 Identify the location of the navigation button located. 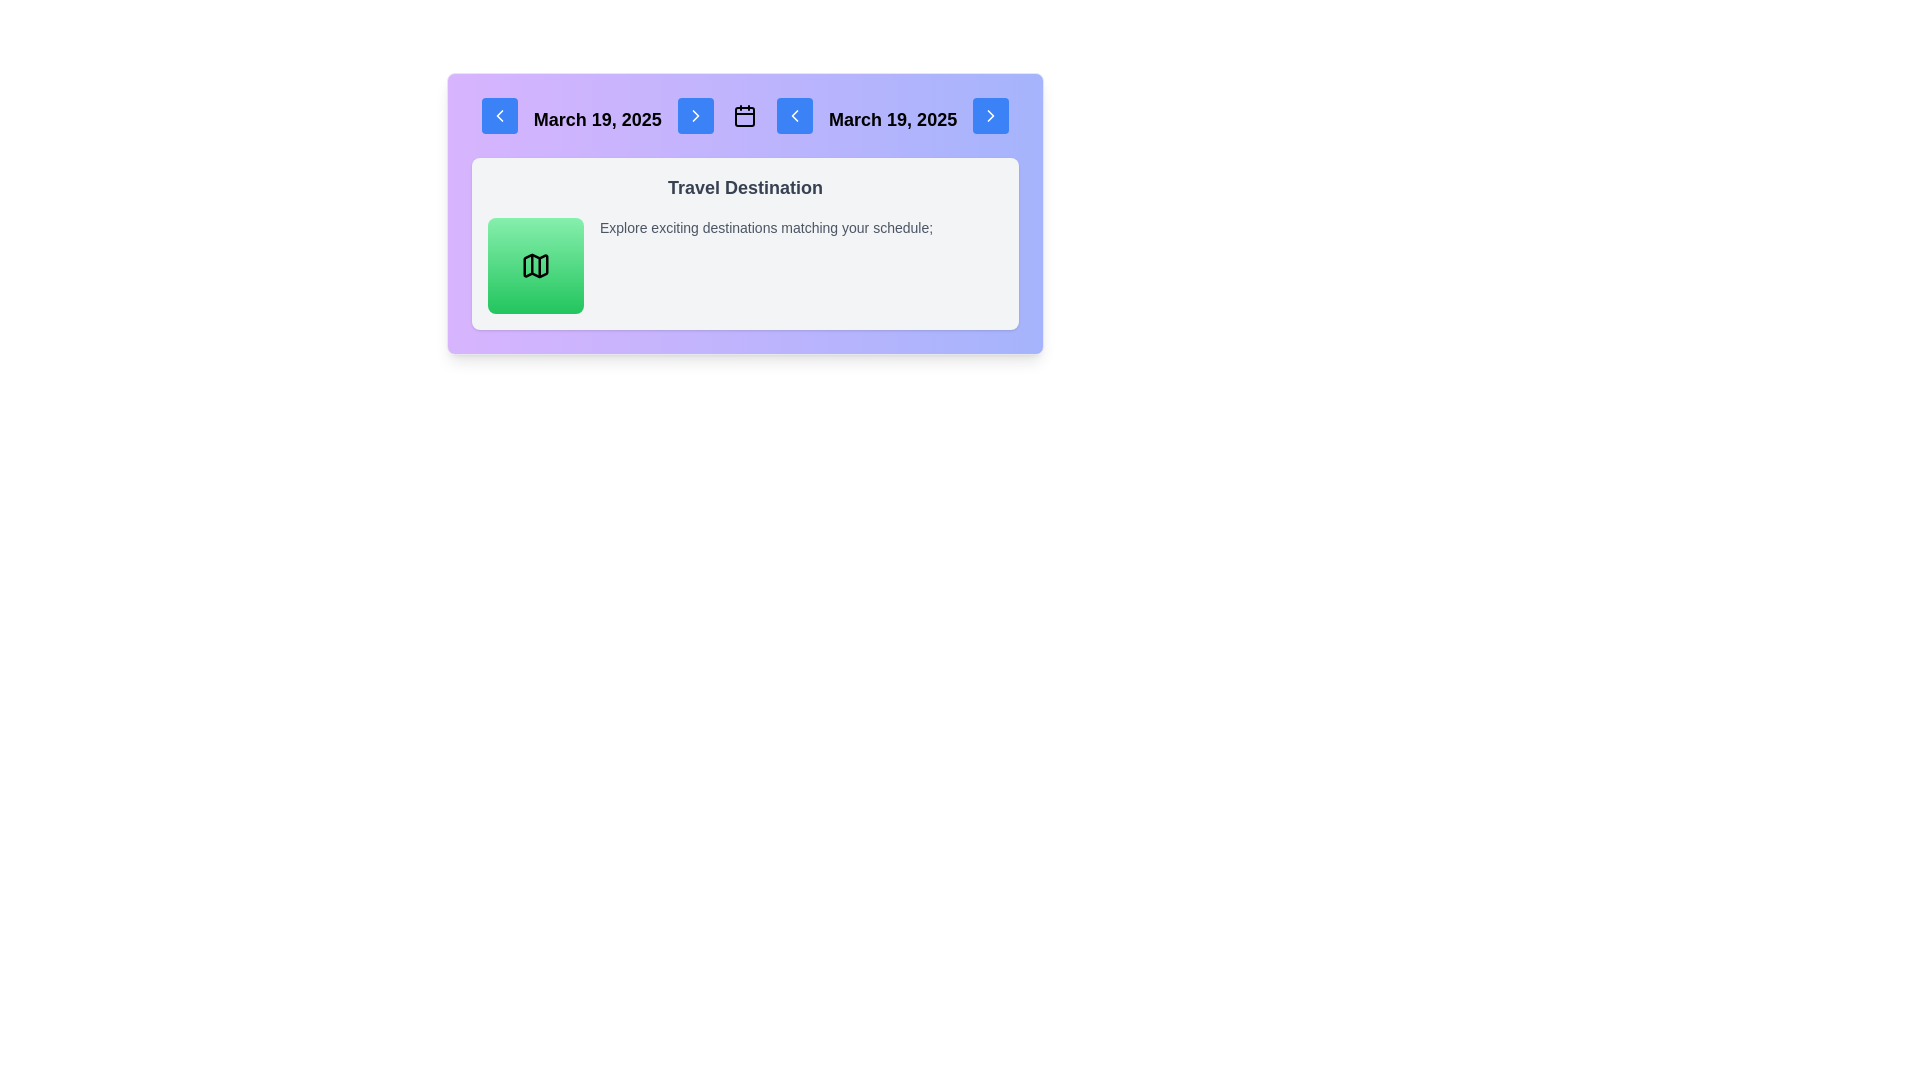
(991, 115).